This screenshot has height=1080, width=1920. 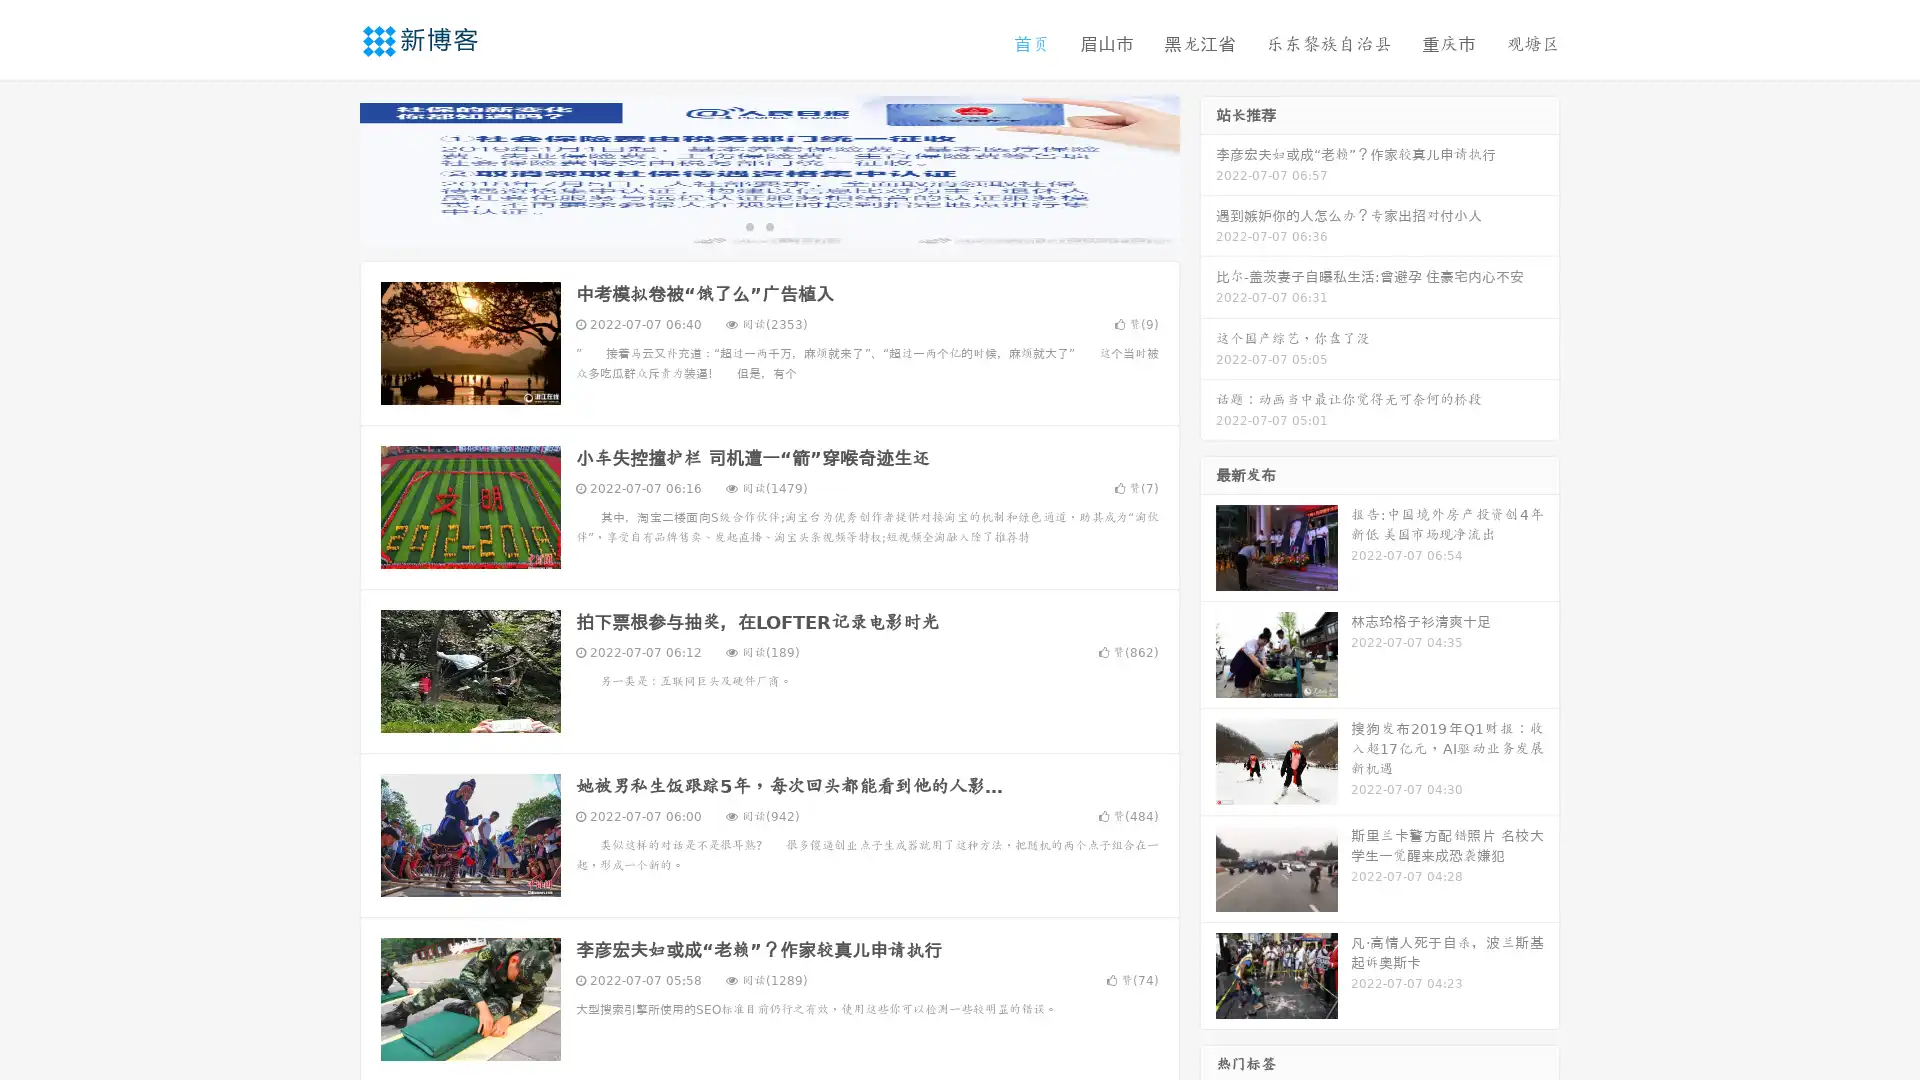 What do you see at coordinates (748, 225) in the screenshot?
I see `Go to slide 1` at bounding box center [748, 225].